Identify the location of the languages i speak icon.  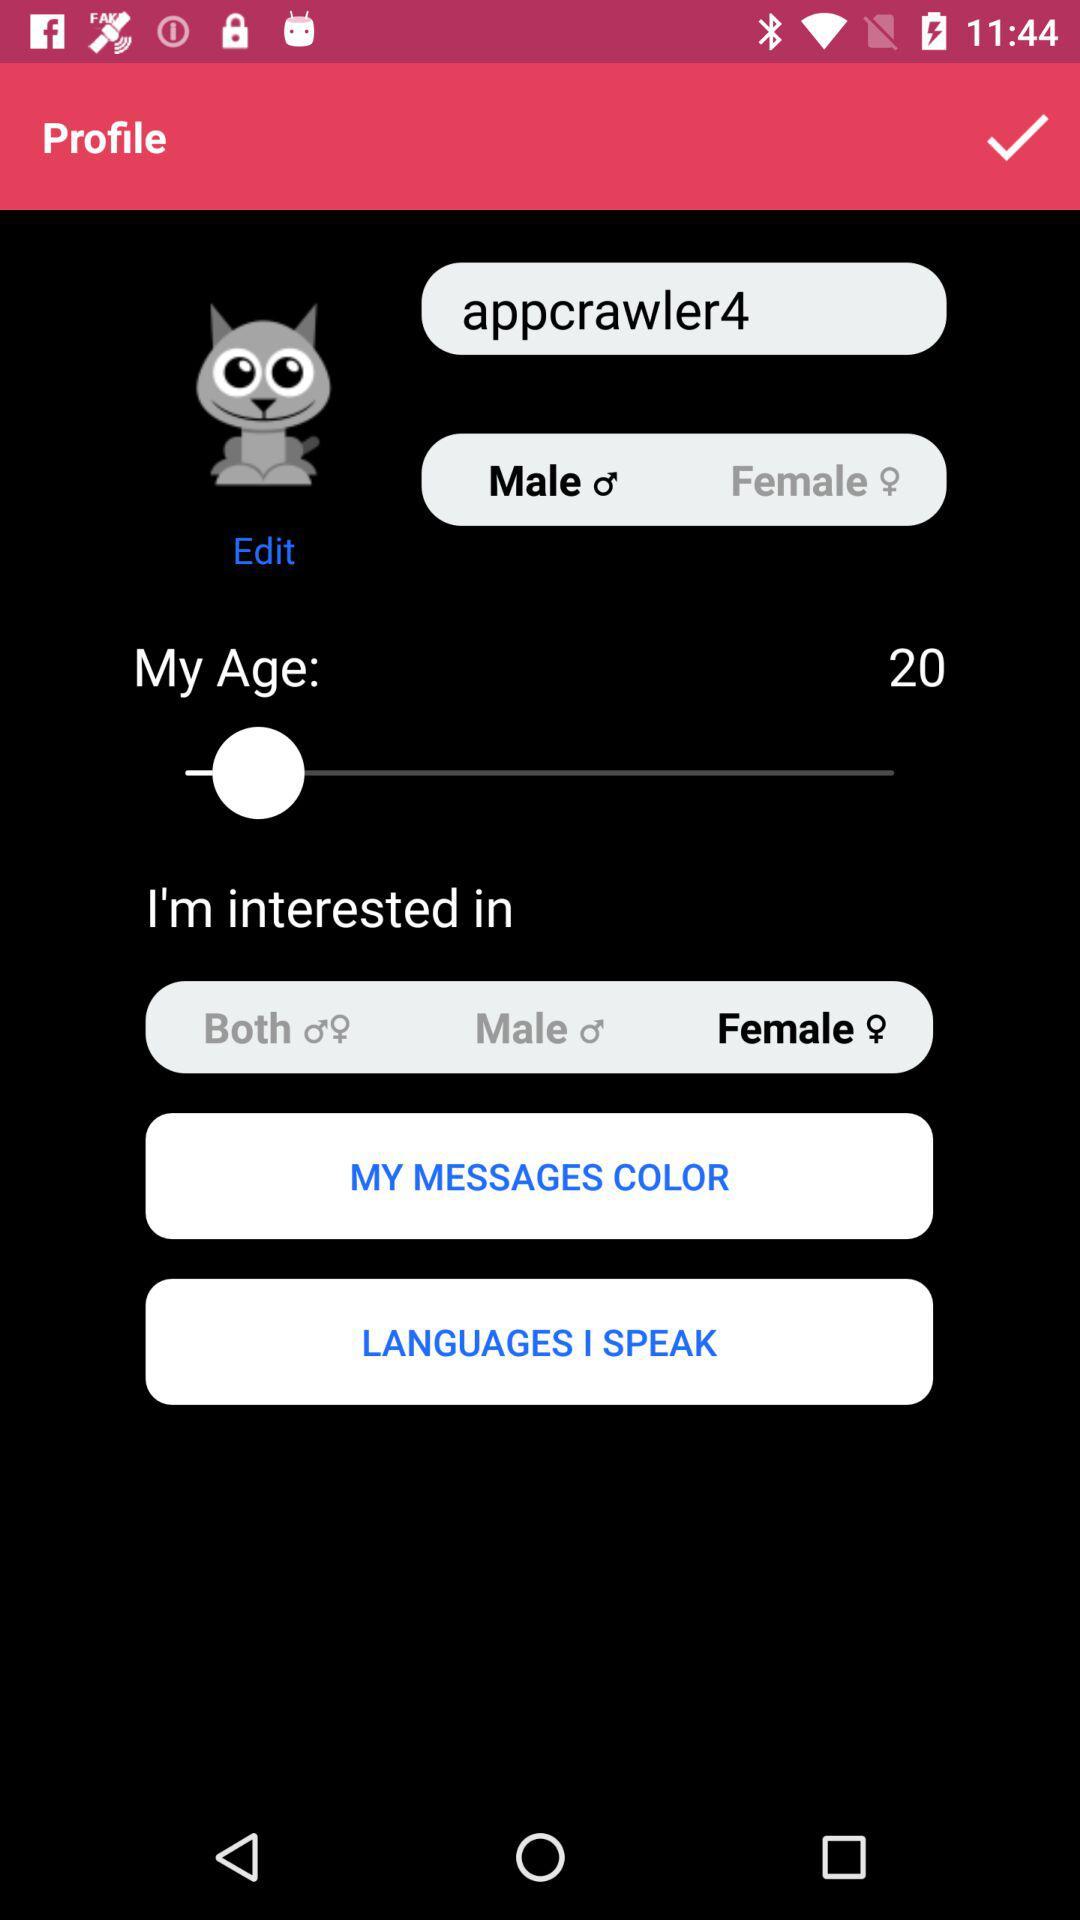
(538, 1341).